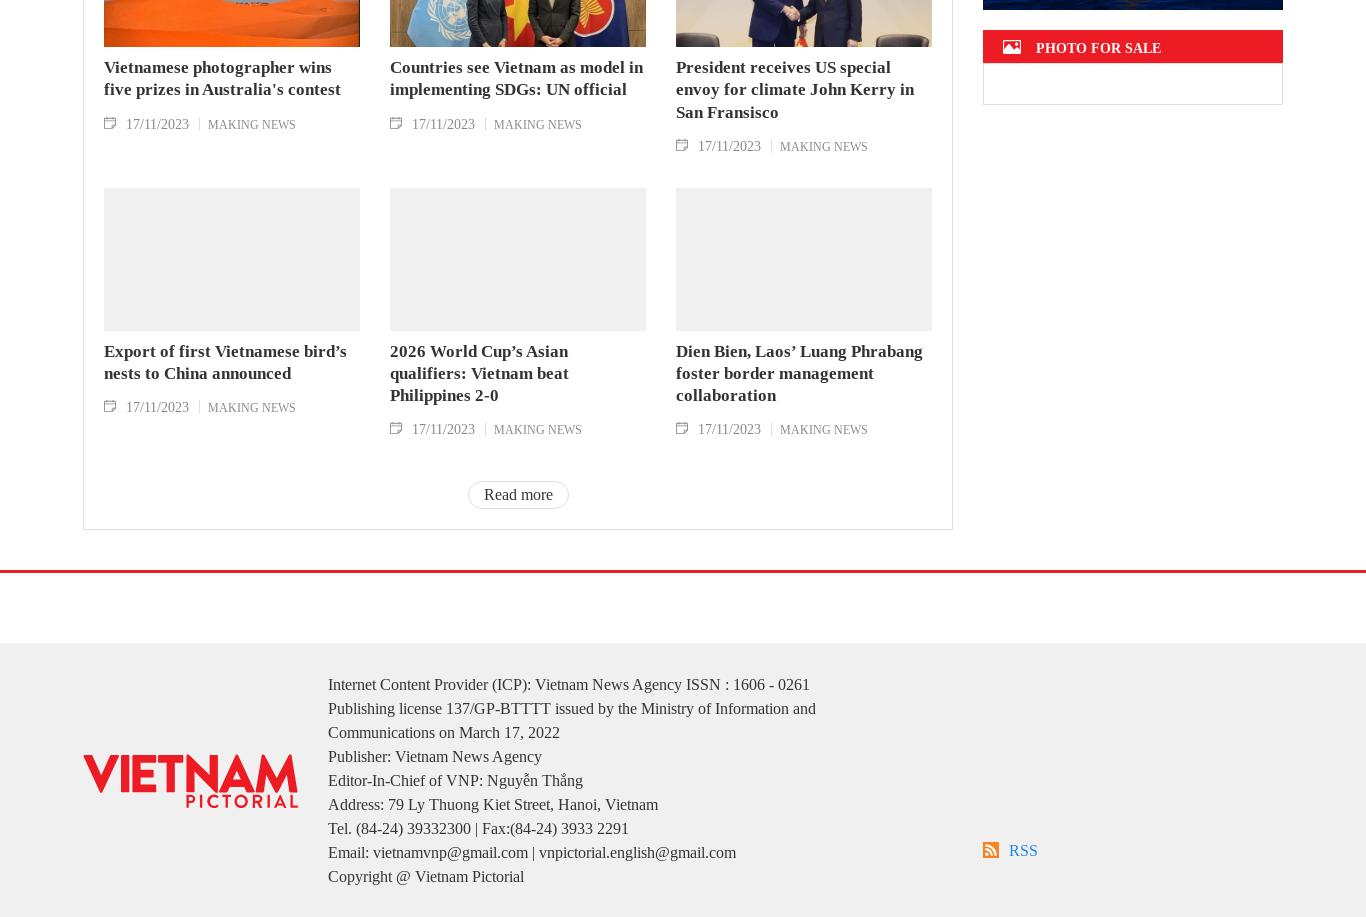 The width and height of the screenshot is (1366, 917). What do you see at coordinates (794, 88) in the screenshot?
I see `'President receives US special envoy for climate John Kerry in San Fransisco'` at bounding box center [794, 88].